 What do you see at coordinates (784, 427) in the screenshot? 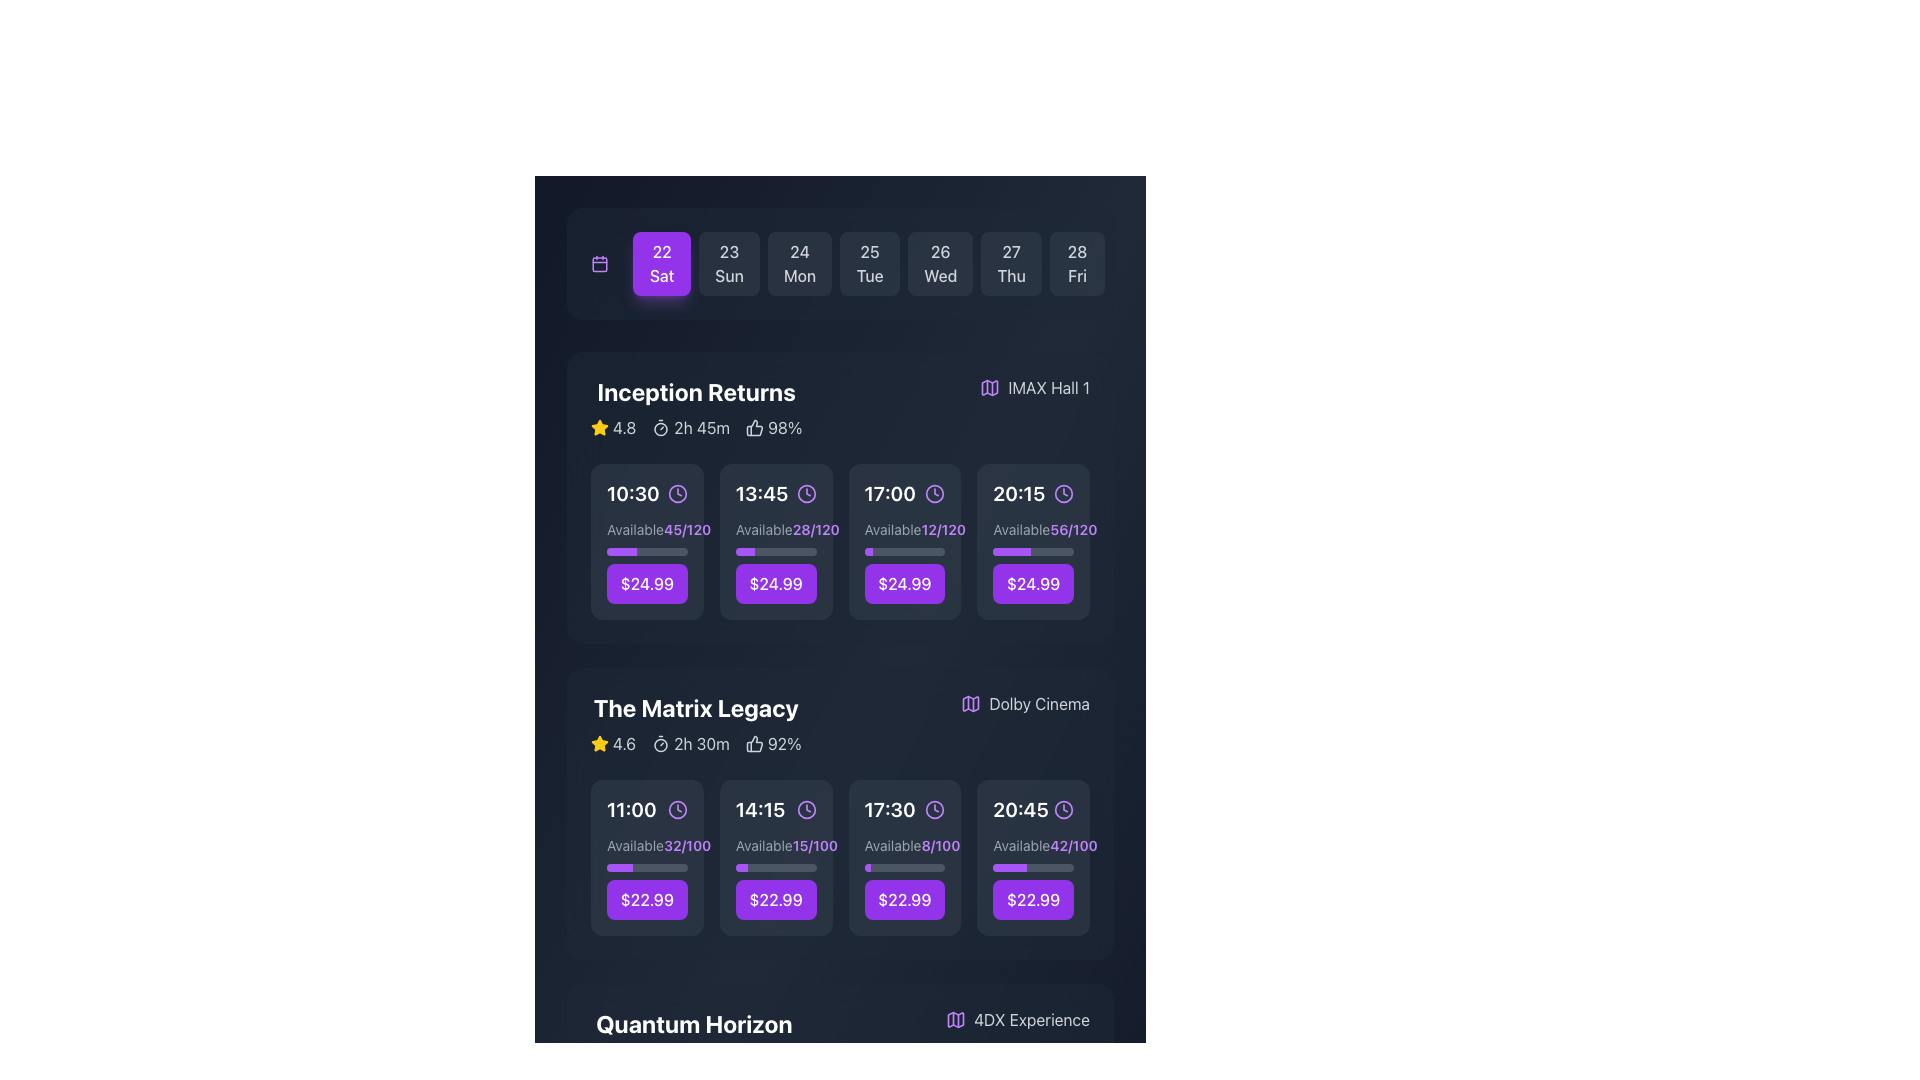
I see `percentage text label displaying '98%' located next to the thumbs-up icon in the information bar for the movie 'Inception Returns'` at bounding box center [784, 427].